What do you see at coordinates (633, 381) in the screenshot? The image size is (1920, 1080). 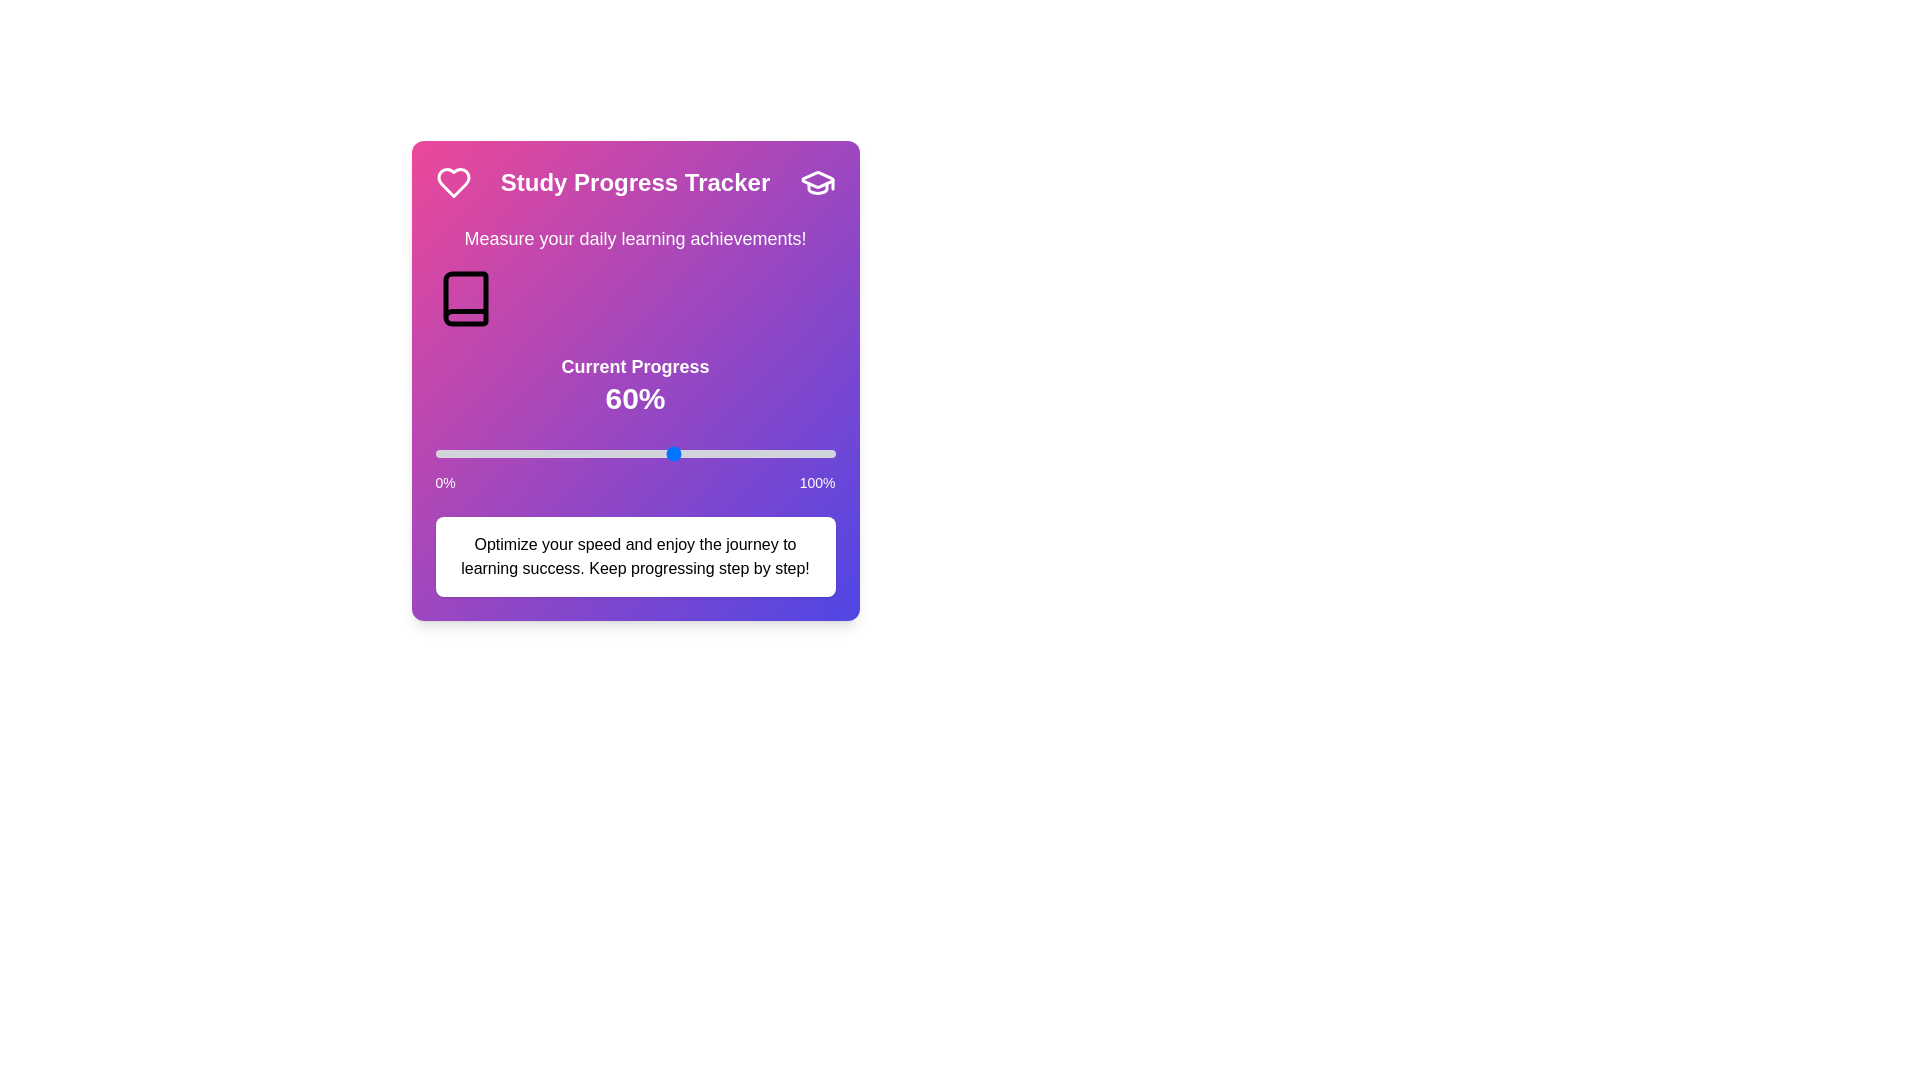 I see `the gradient background to trigger any hover effects` at bounding box center [633, 381].